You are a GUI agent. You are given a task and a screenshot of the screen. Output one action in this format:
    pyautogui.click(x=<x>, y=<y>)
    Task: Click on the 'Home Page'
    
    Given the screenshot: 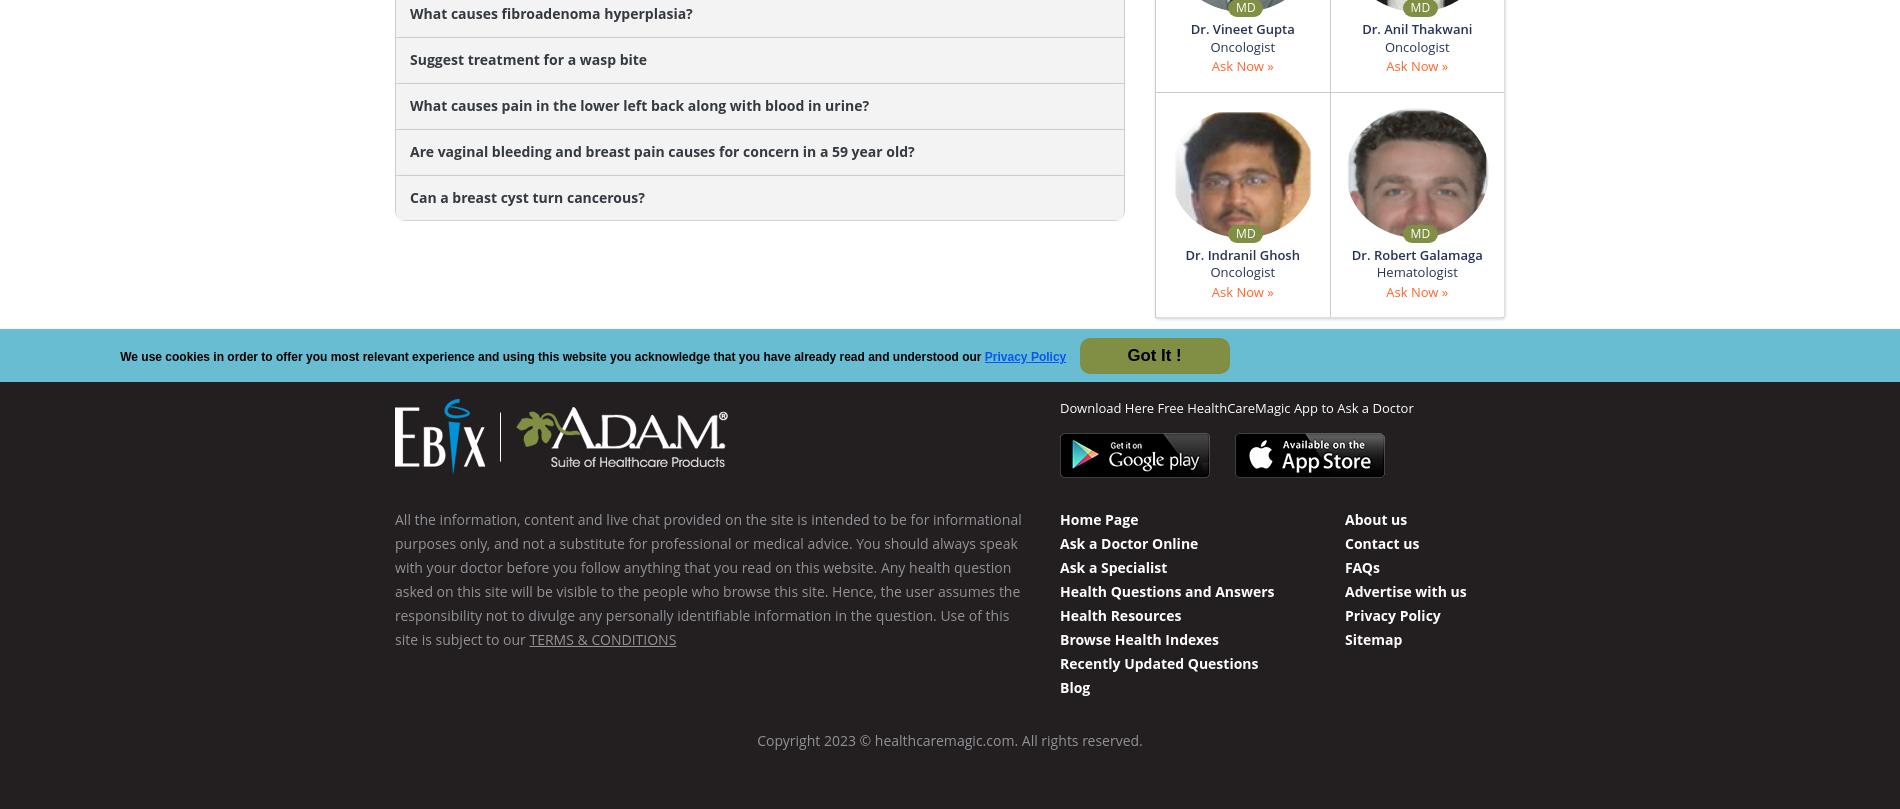 What is the action you would take?
    pyautogui.click(x=1098, y=517)
    